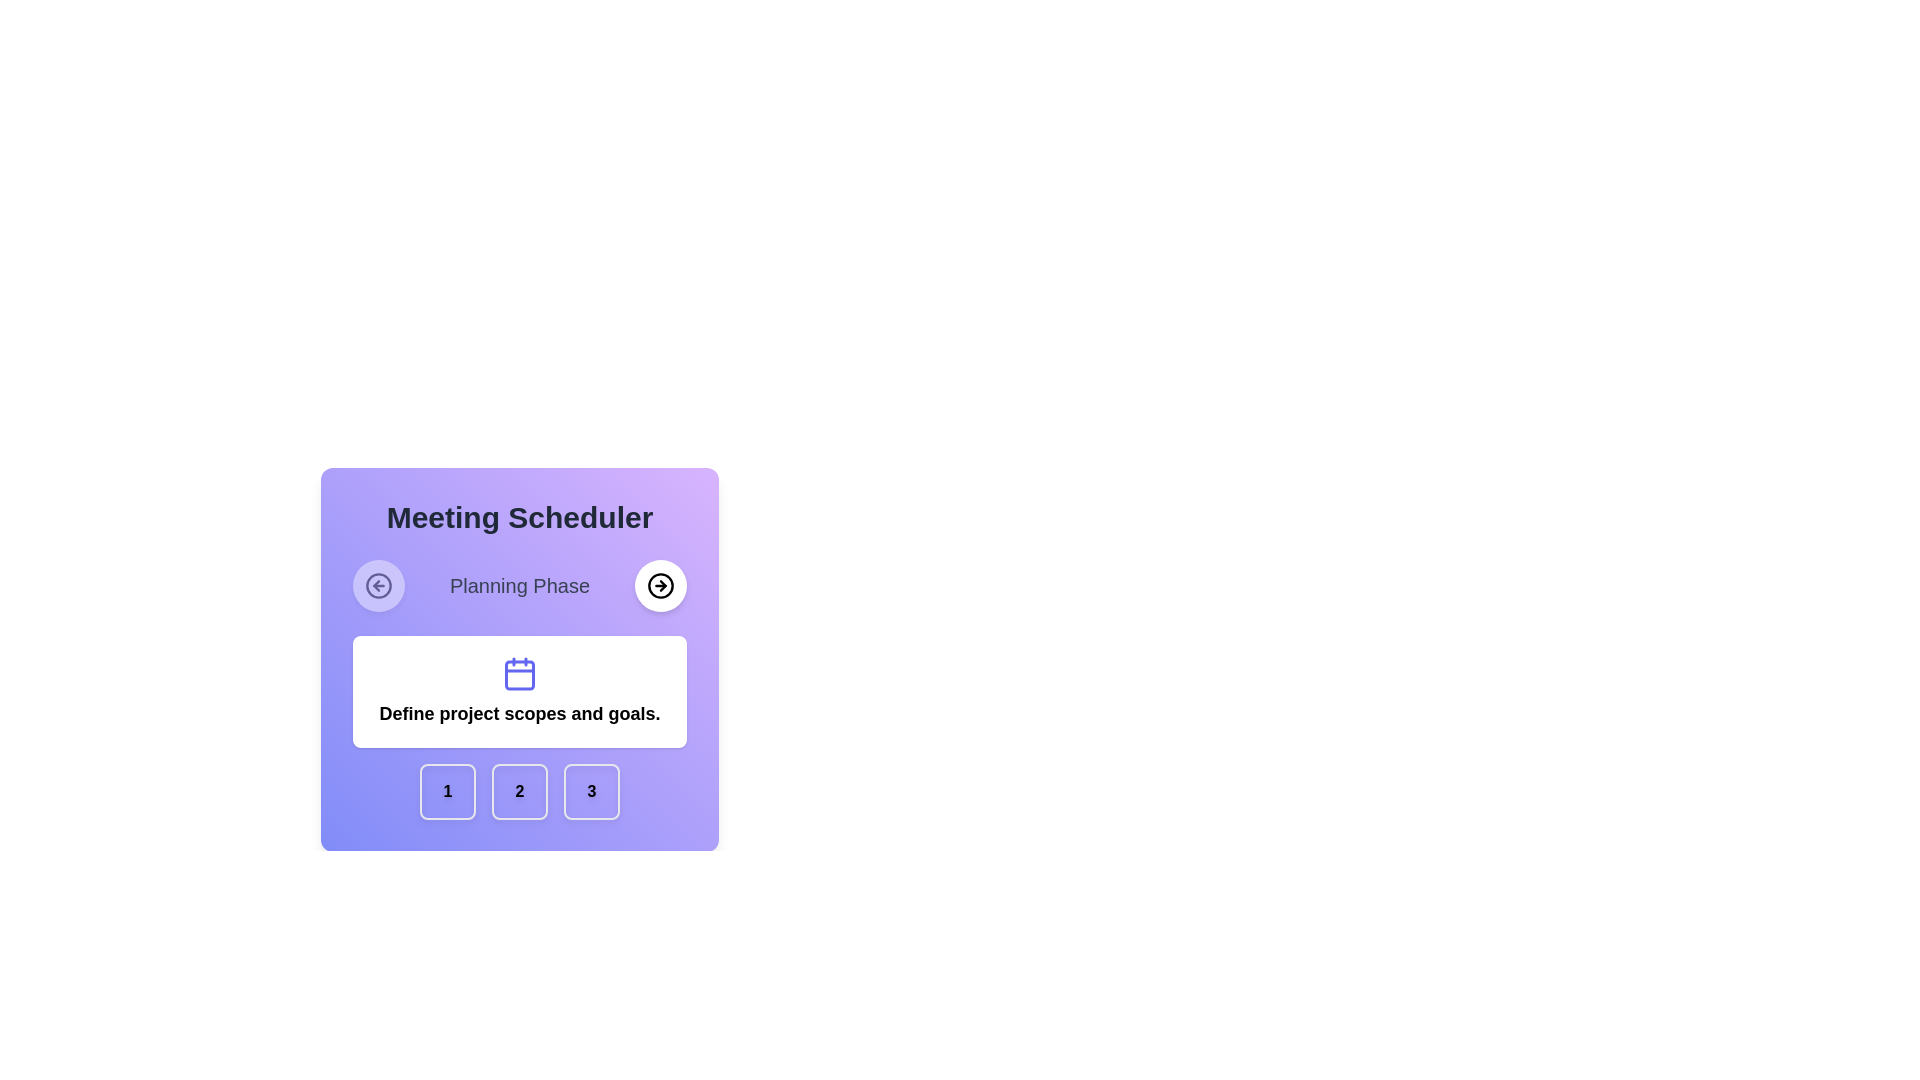  I want to click on the circular button with a white background and a black arrow icon pointing, so click(661, 585).